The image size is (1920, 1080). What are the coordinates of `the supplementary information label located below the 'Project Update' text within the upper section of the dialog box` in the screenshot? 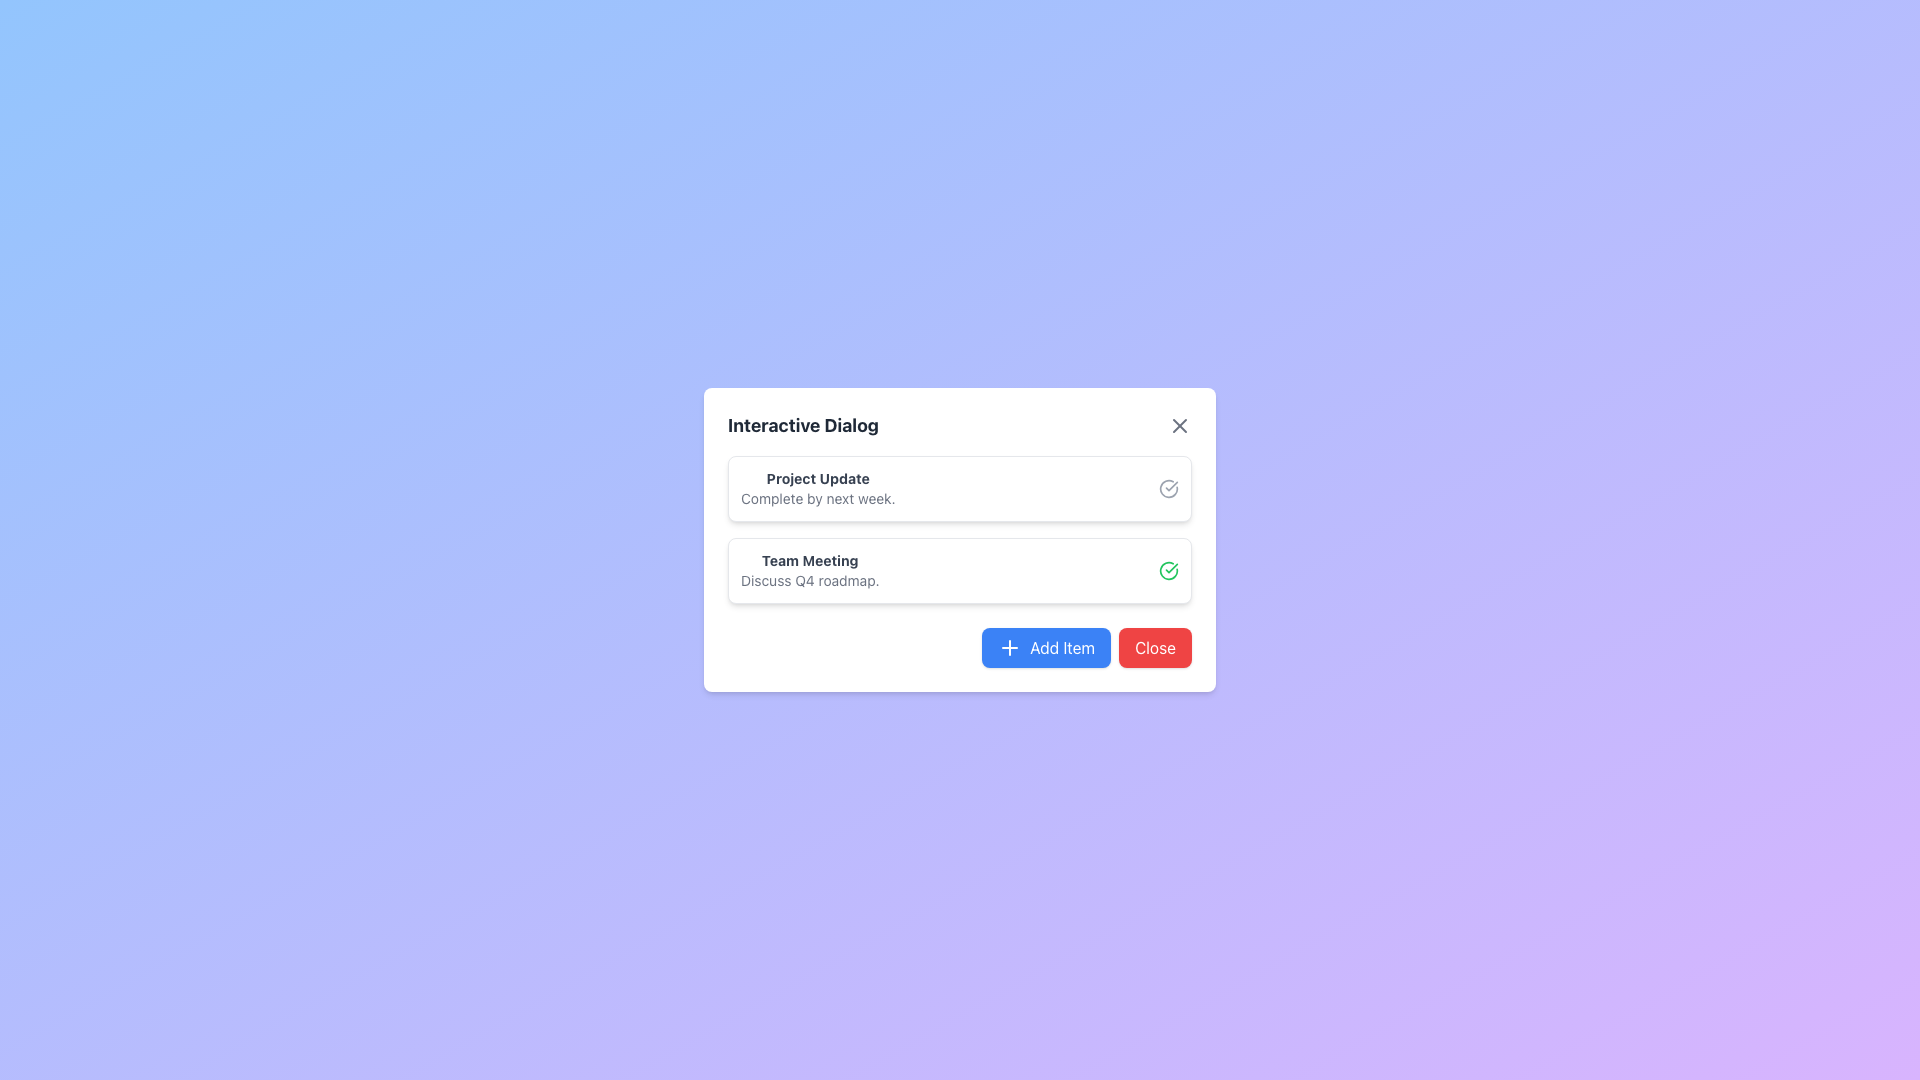 It's located at (818, 497).